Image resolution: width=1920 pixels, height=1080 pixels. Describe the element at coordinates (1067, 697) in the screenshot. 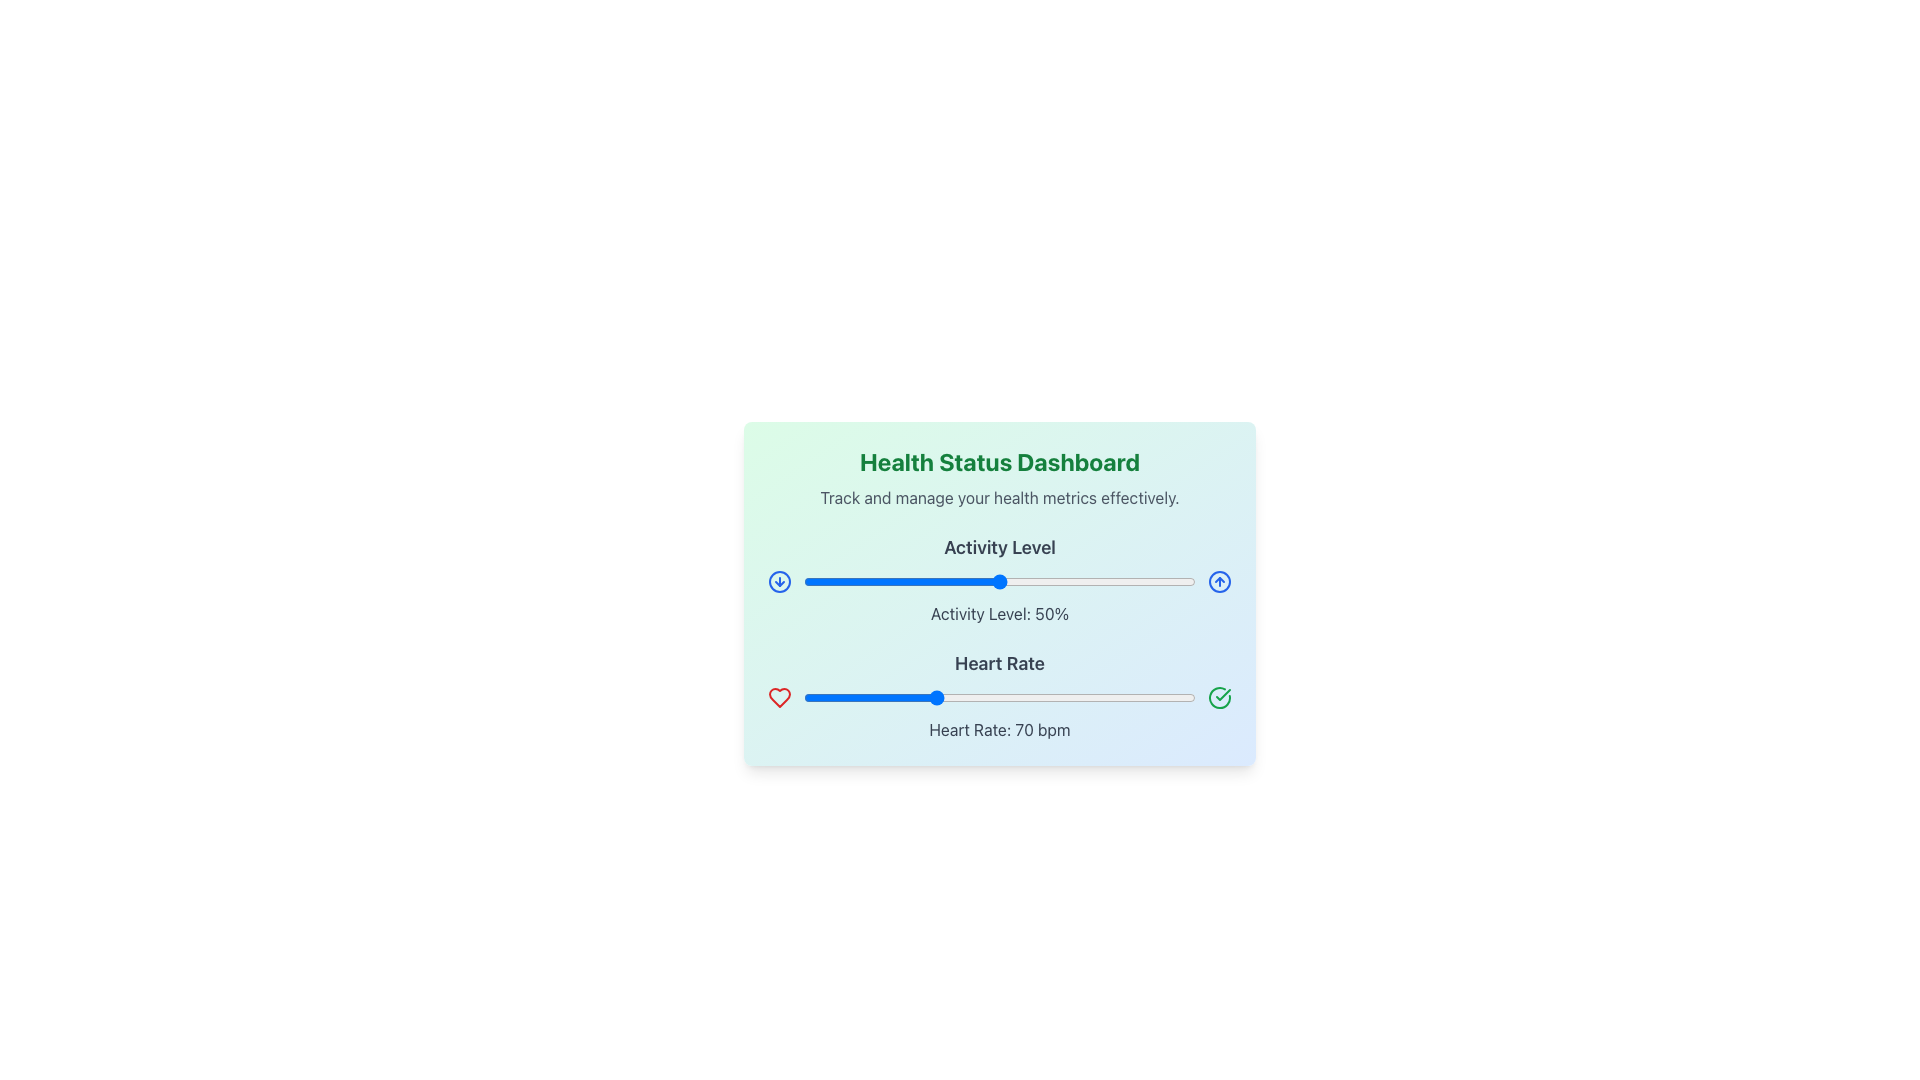

I see `heart rate` at that location.